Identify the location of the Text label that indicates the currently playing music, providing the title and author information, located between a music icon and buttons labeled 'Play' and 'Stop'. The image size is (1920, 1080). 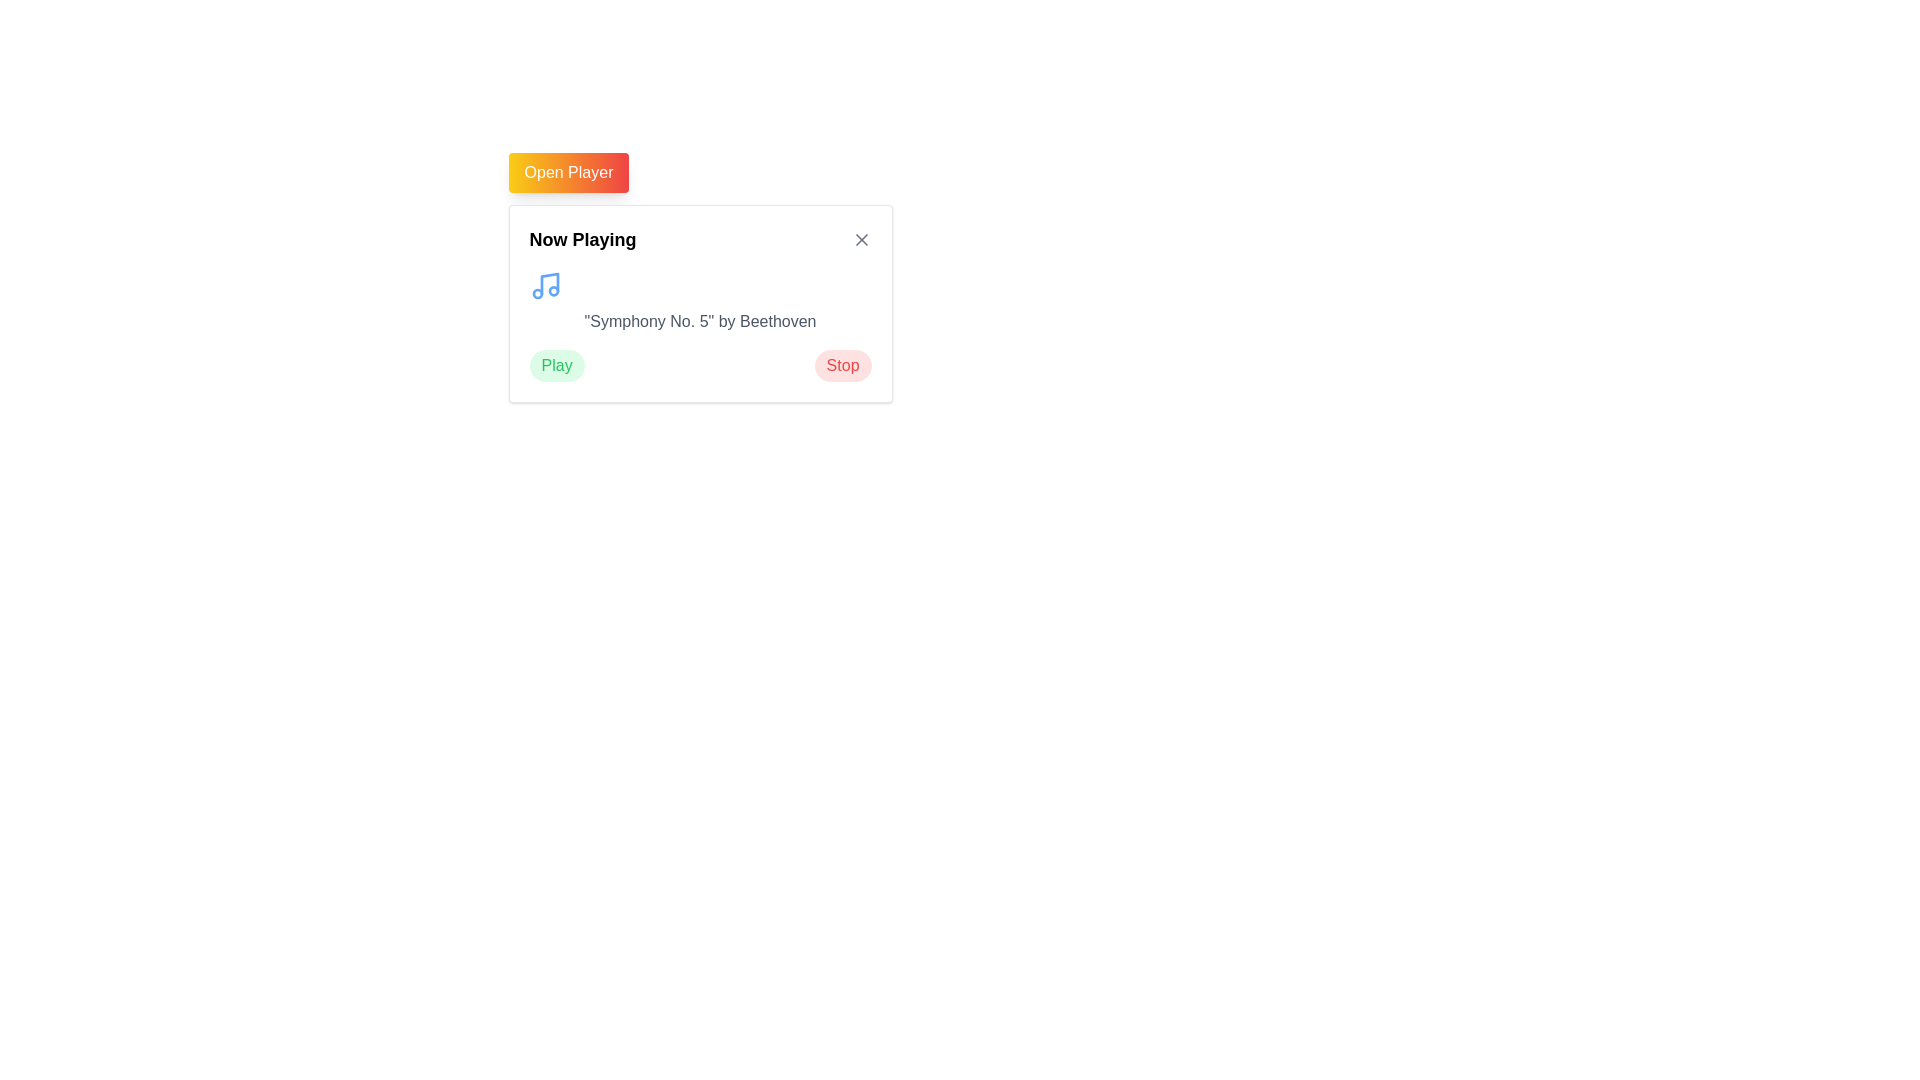
(700, 320).